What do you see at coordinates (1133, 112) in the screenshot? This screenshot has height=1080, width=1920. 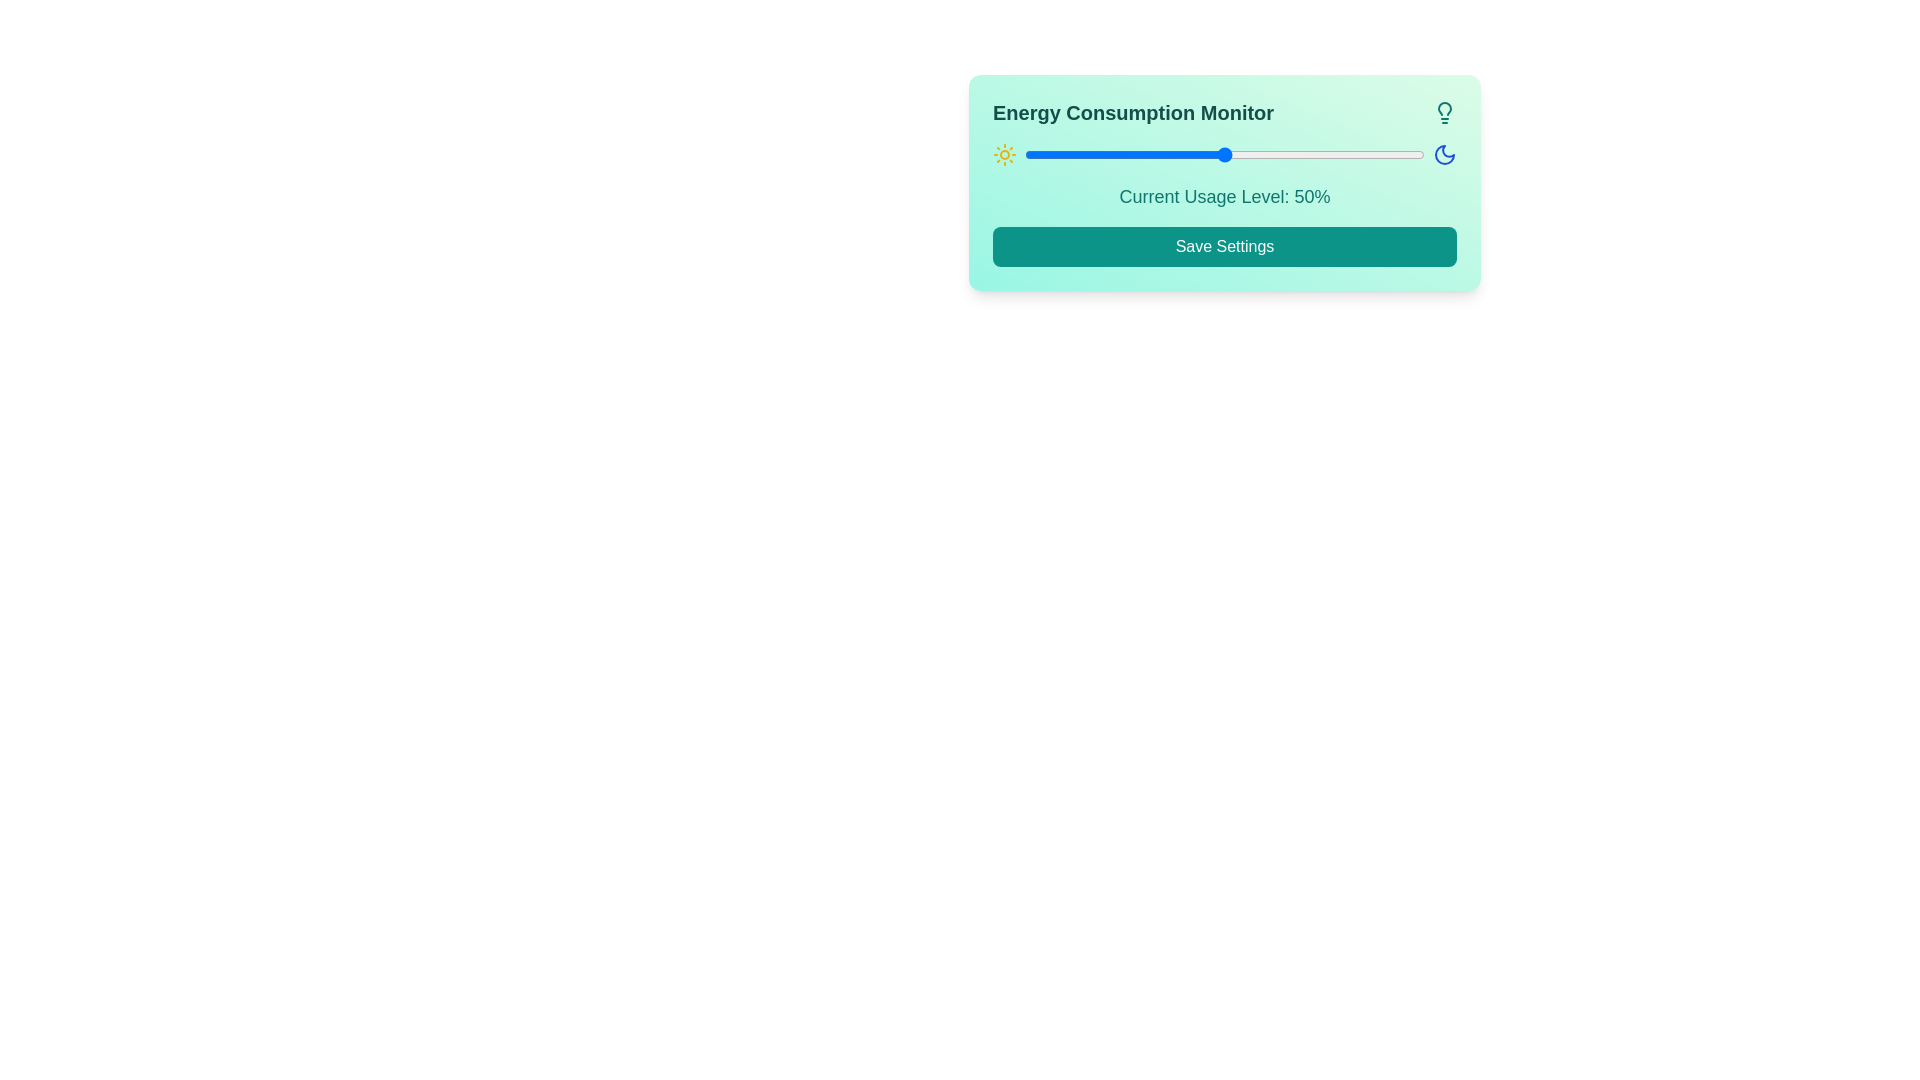 I see `the 'Energy Consumption Monitor' title text` at bounding box center [1133, 112].